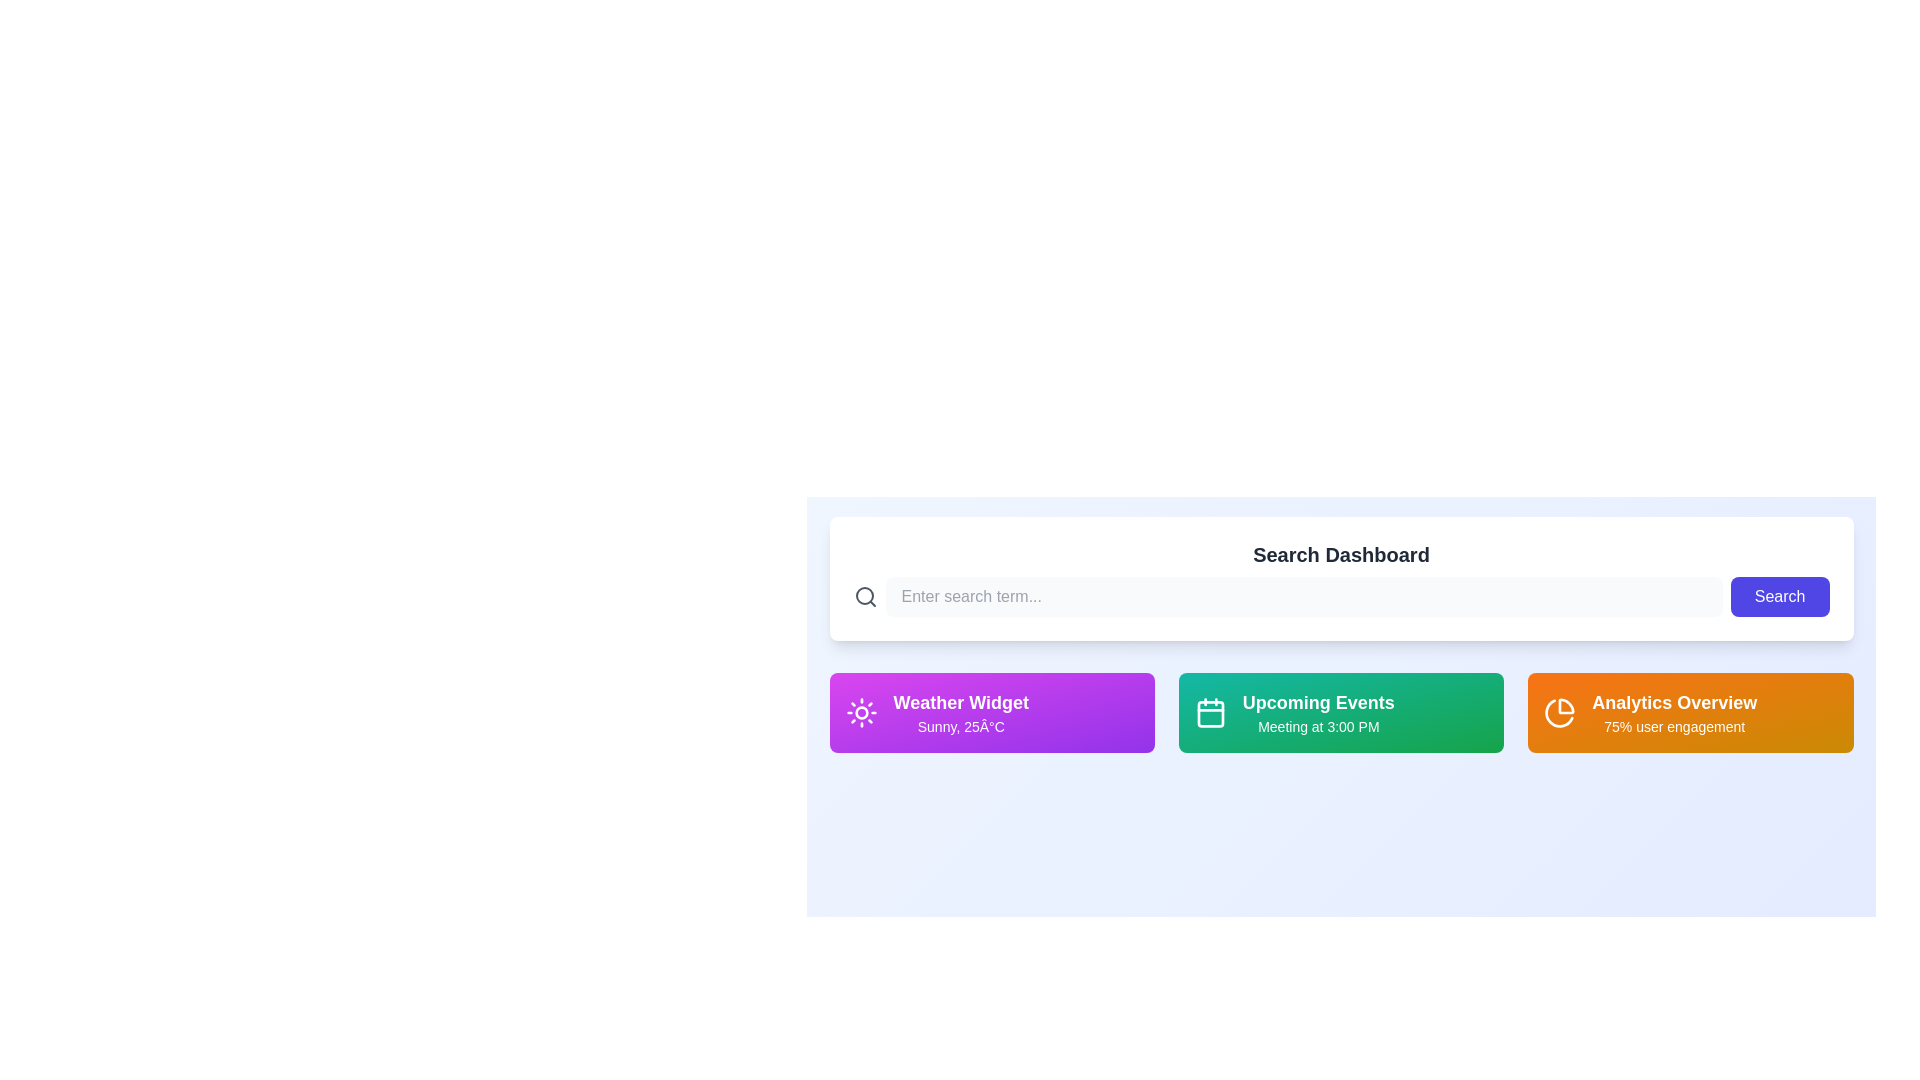  I want to click on the 'Search' button in the interactive search bar that has a placeholder 'Enter search term...' and is located on the 'Search Dashboard' card, so click(1341, 596).